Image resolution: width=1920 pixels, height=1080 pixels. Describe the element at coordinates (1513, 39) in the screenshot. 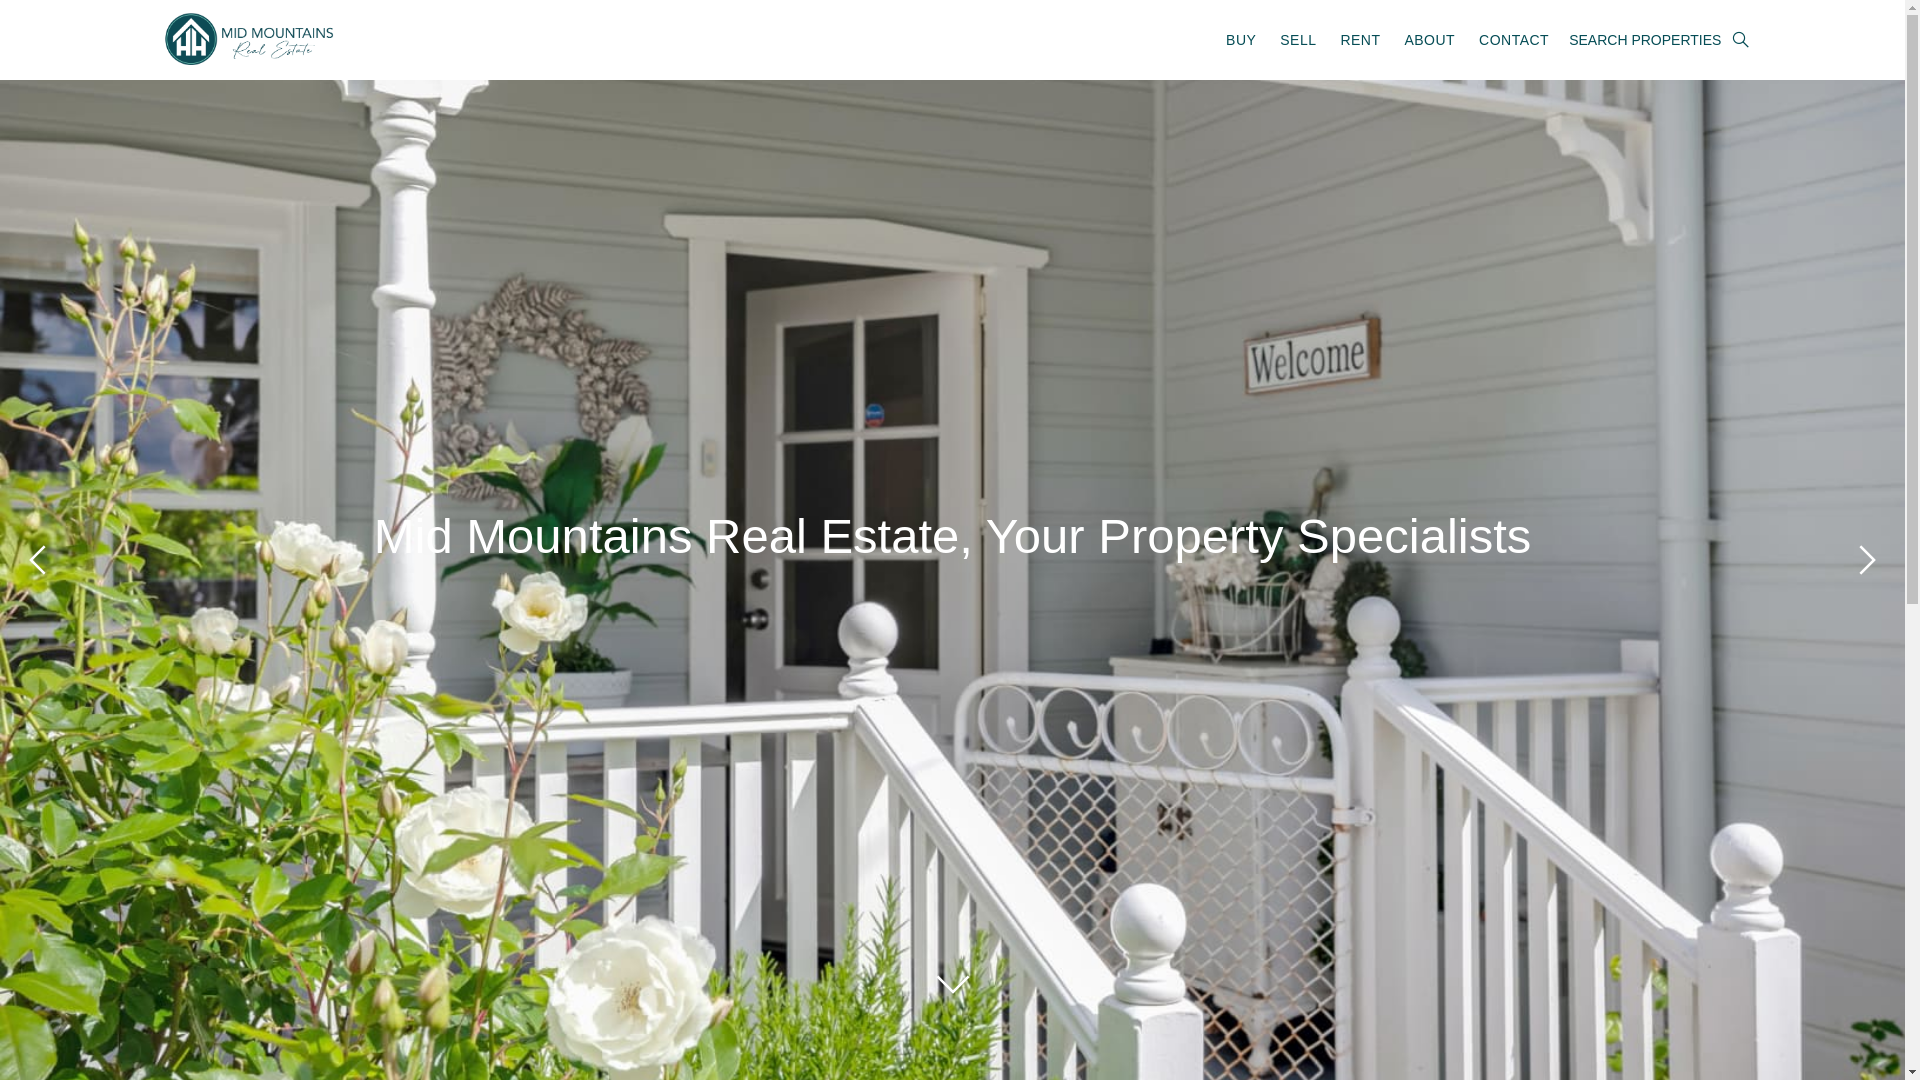

I see `'CONTACT'` at that location.